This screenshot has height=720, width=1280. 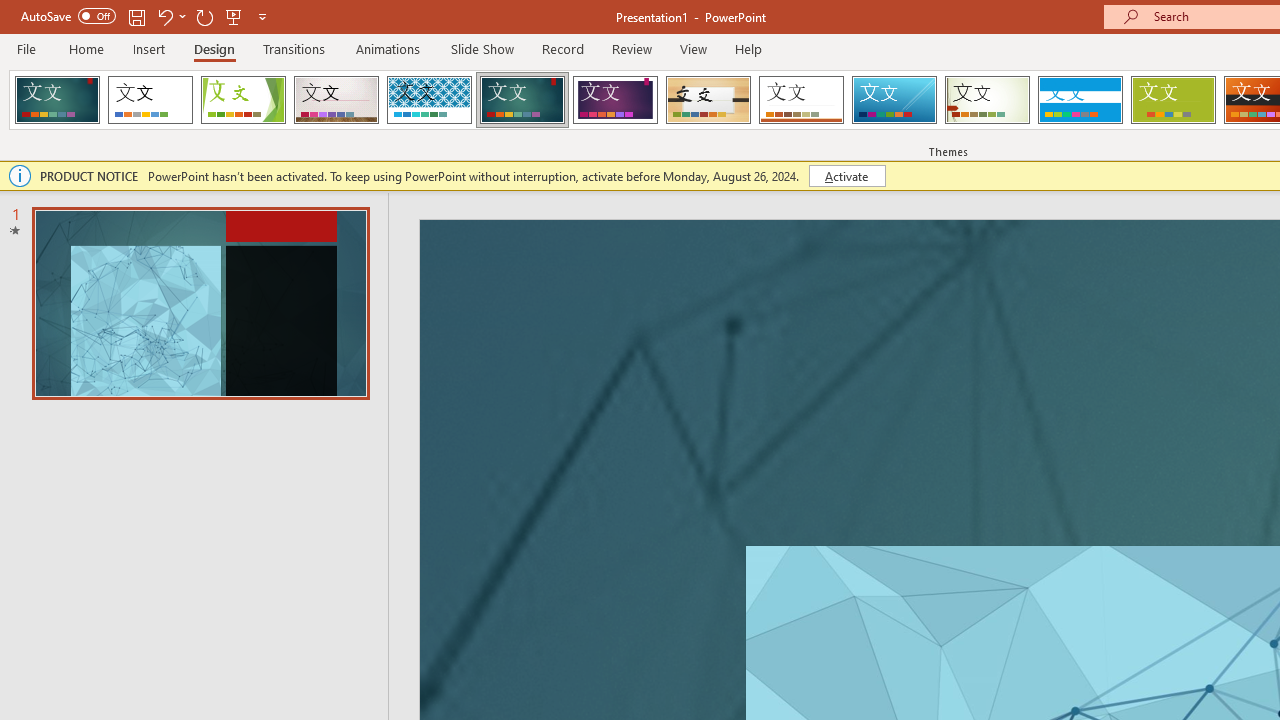 I want to click on 'Organic', so click(x=708, y=100).